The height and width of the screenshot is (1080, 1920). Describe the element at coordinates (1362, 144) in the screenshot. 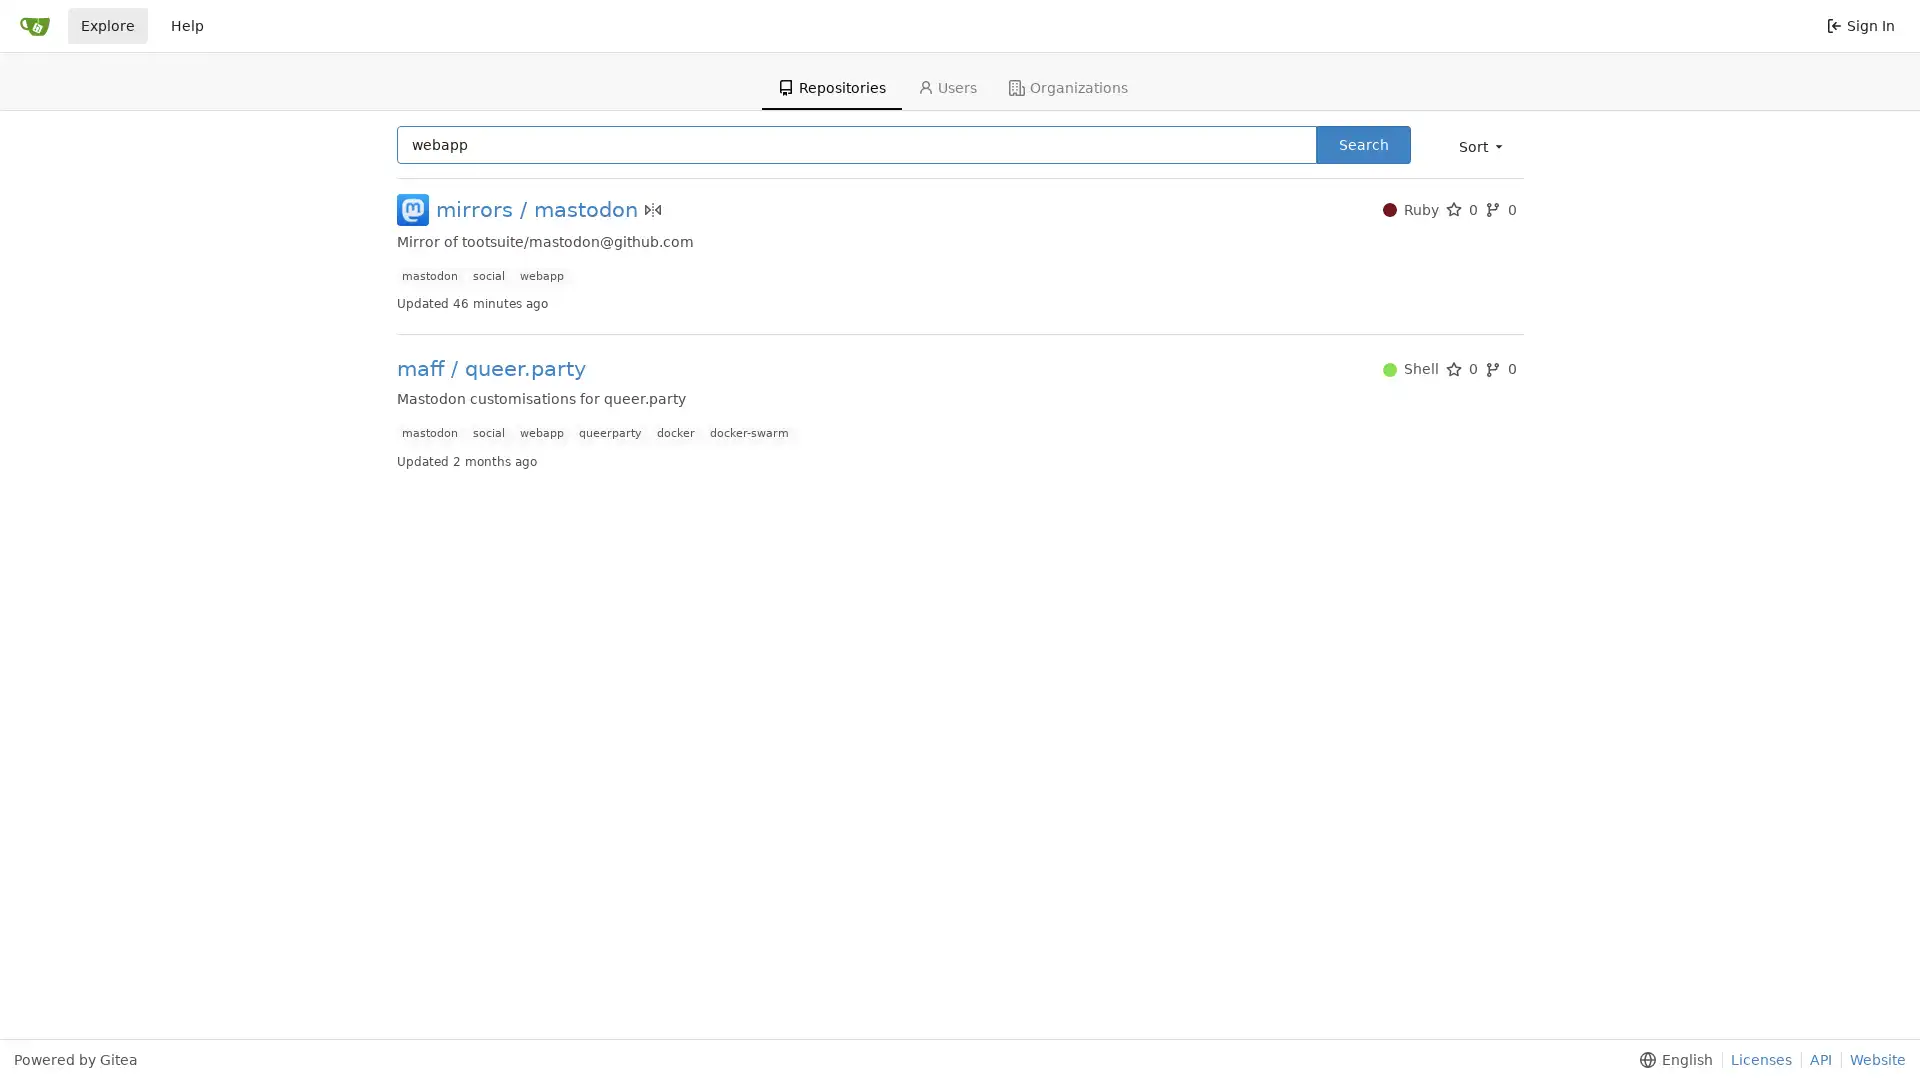

I see `Search` at that location.